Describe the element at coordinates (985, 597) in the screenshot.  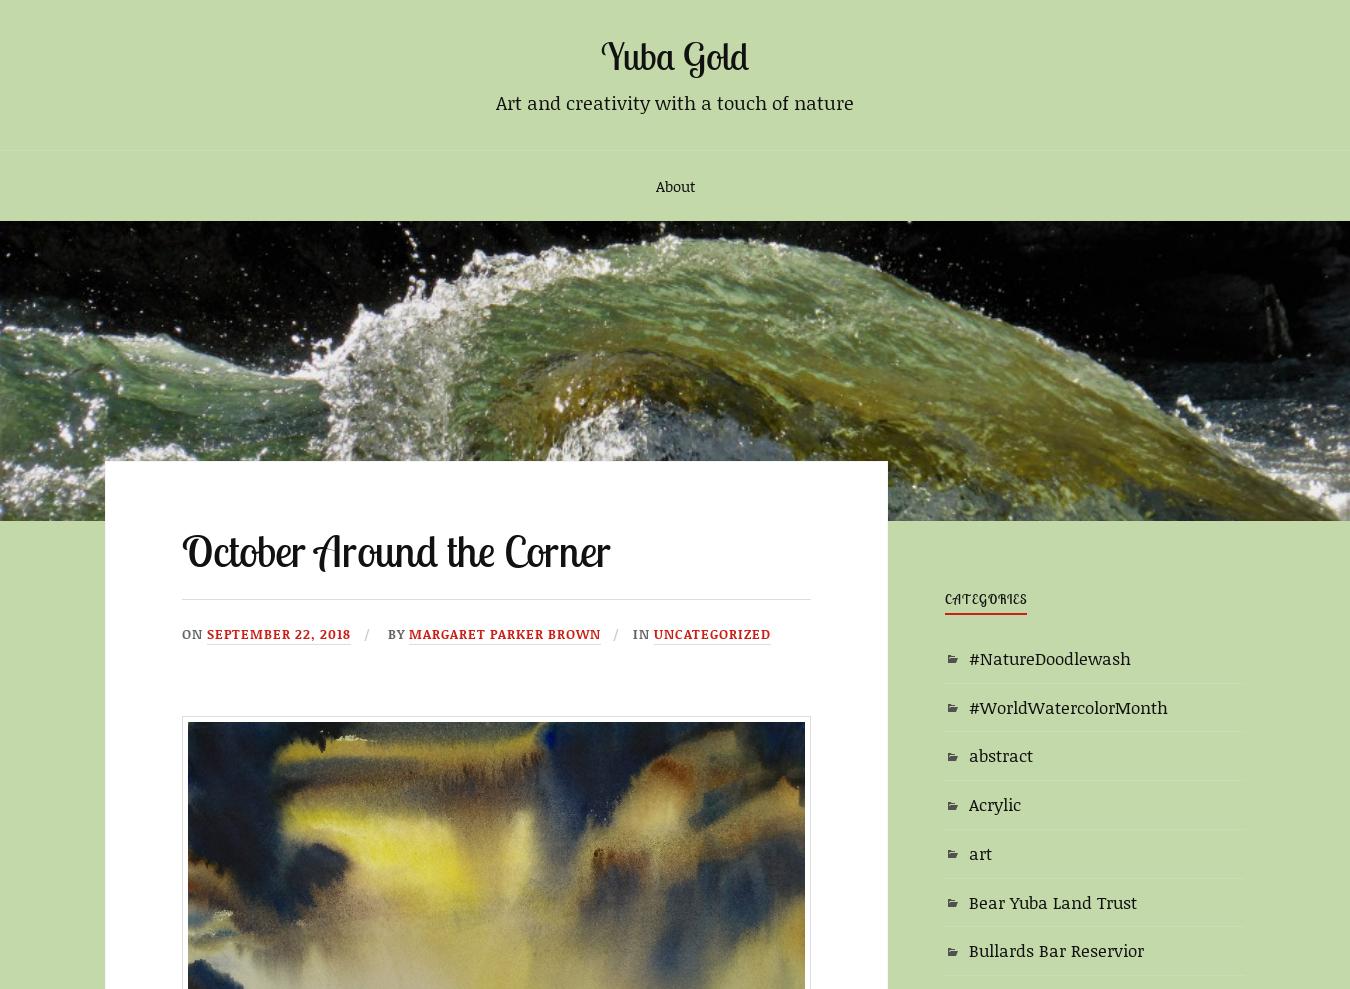
I see `'Categories'` at that location.